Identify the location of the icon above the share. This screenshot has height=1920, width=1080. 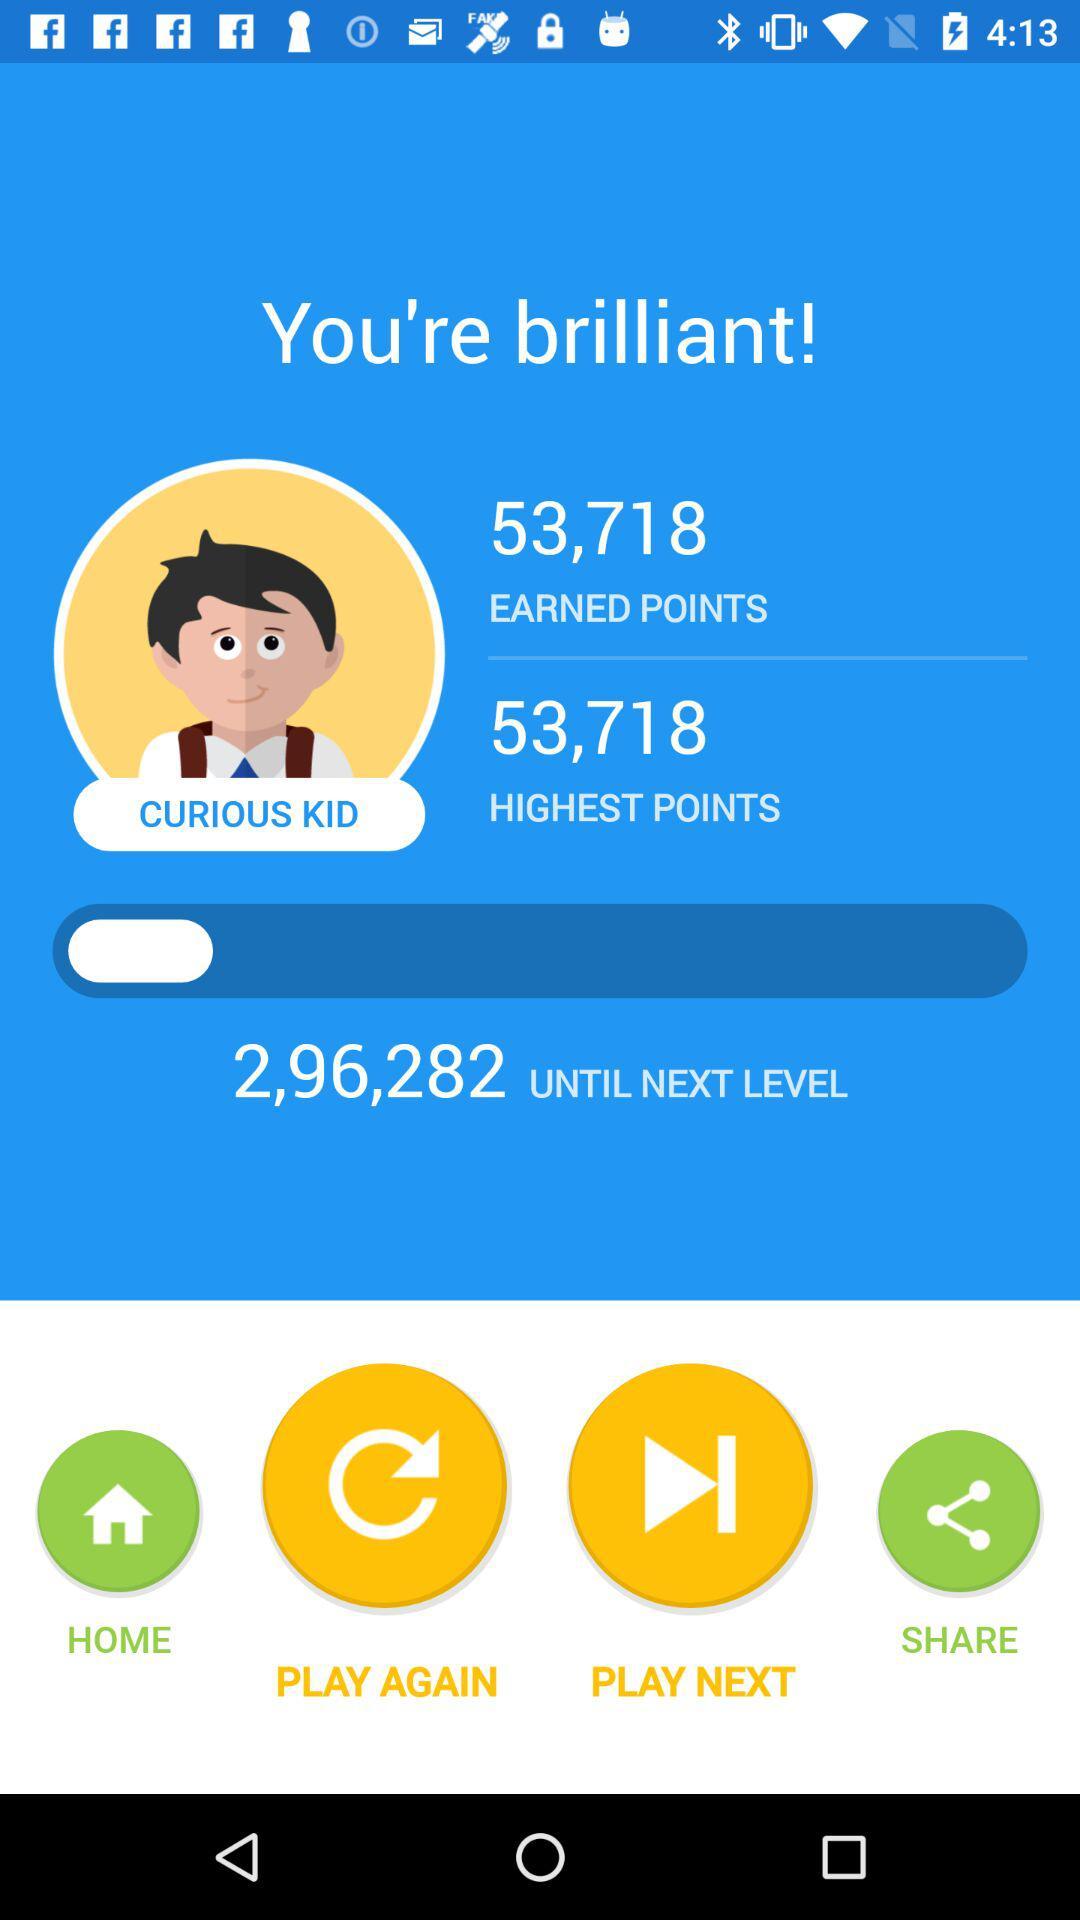
(959, 1514).